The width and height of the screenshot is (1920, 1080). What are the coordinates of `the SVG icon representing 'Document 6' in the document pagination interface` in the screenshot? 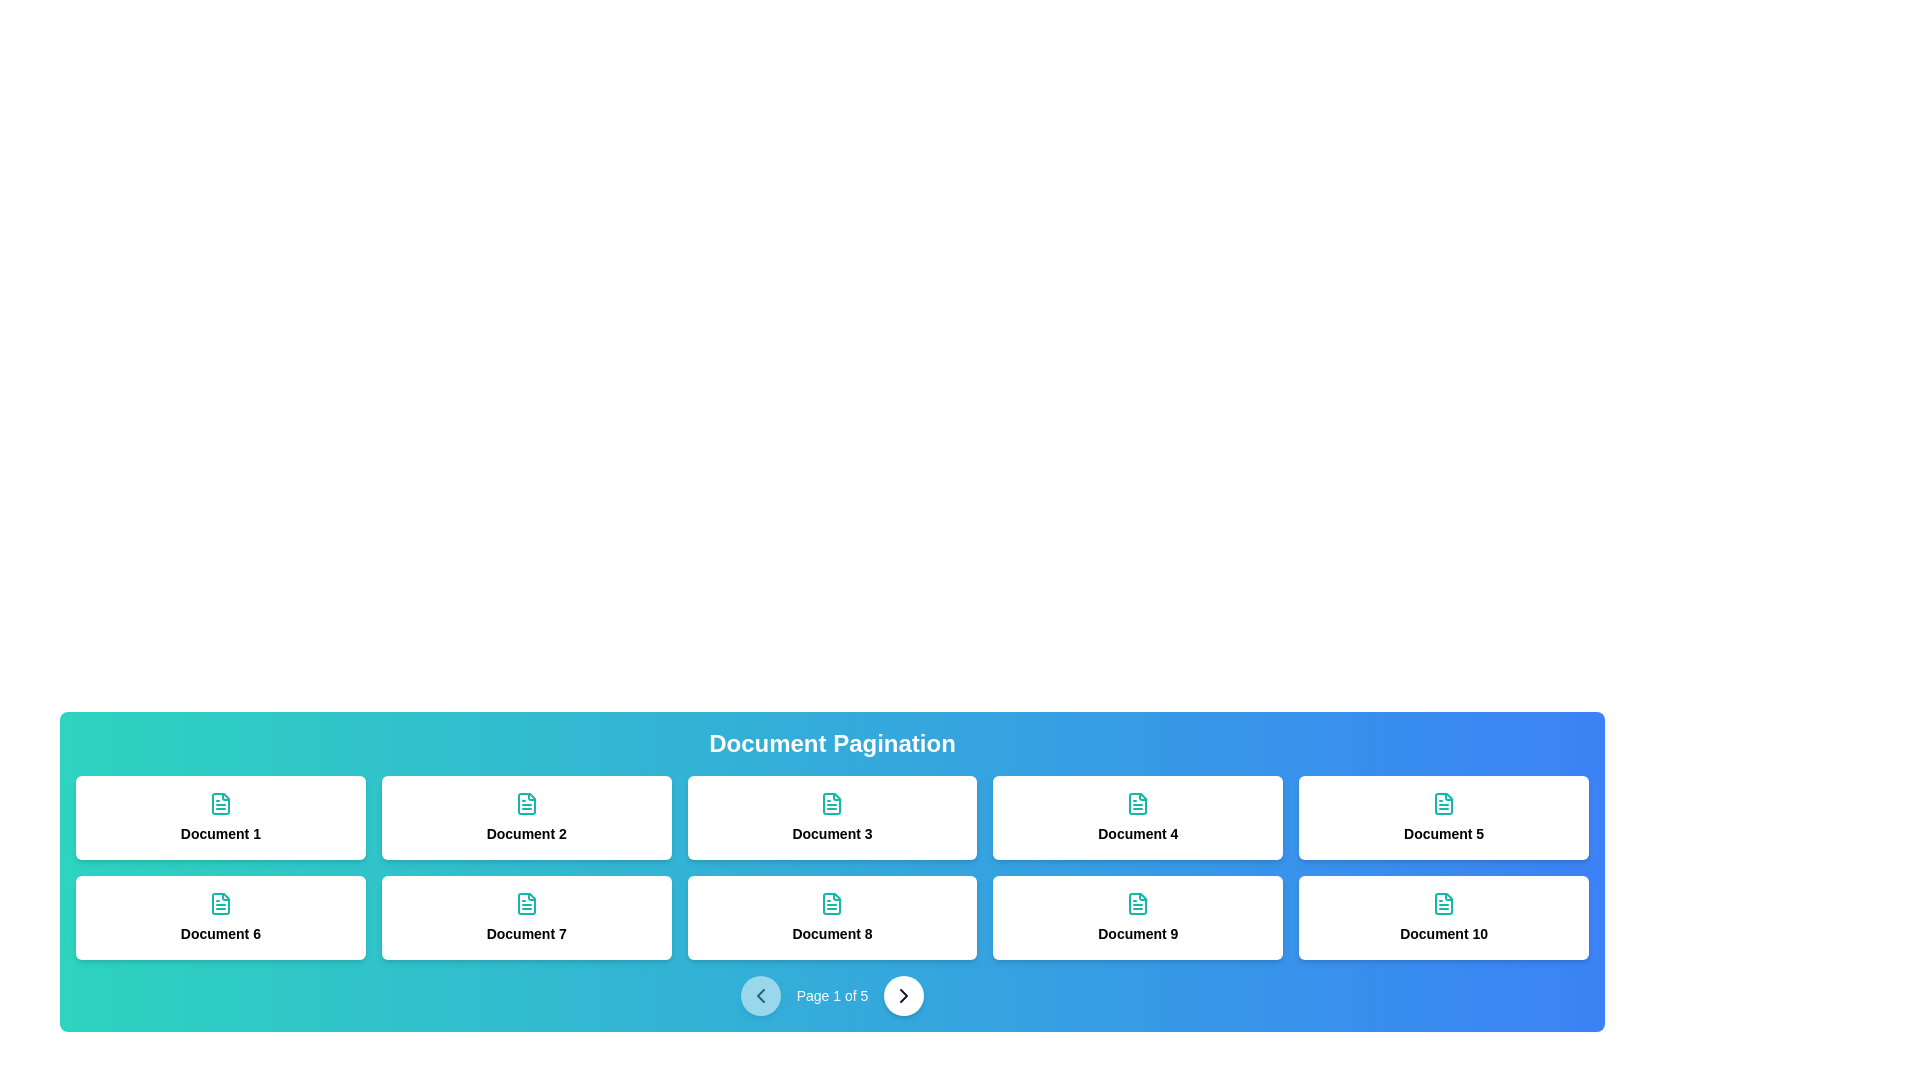 It's located at (220, 903).